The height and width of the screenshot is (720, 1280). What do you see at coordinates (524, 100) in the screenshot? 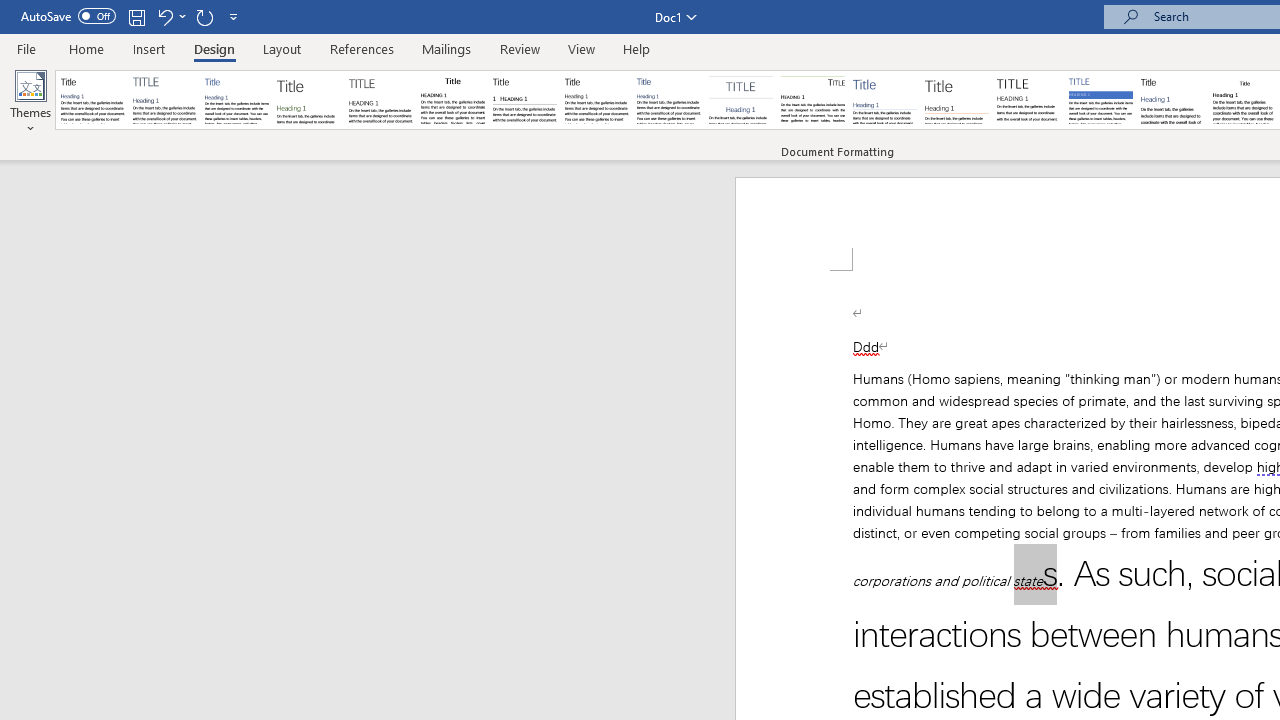
I see `'Black & White (Numbered)'` at bounding box center [524, 100].